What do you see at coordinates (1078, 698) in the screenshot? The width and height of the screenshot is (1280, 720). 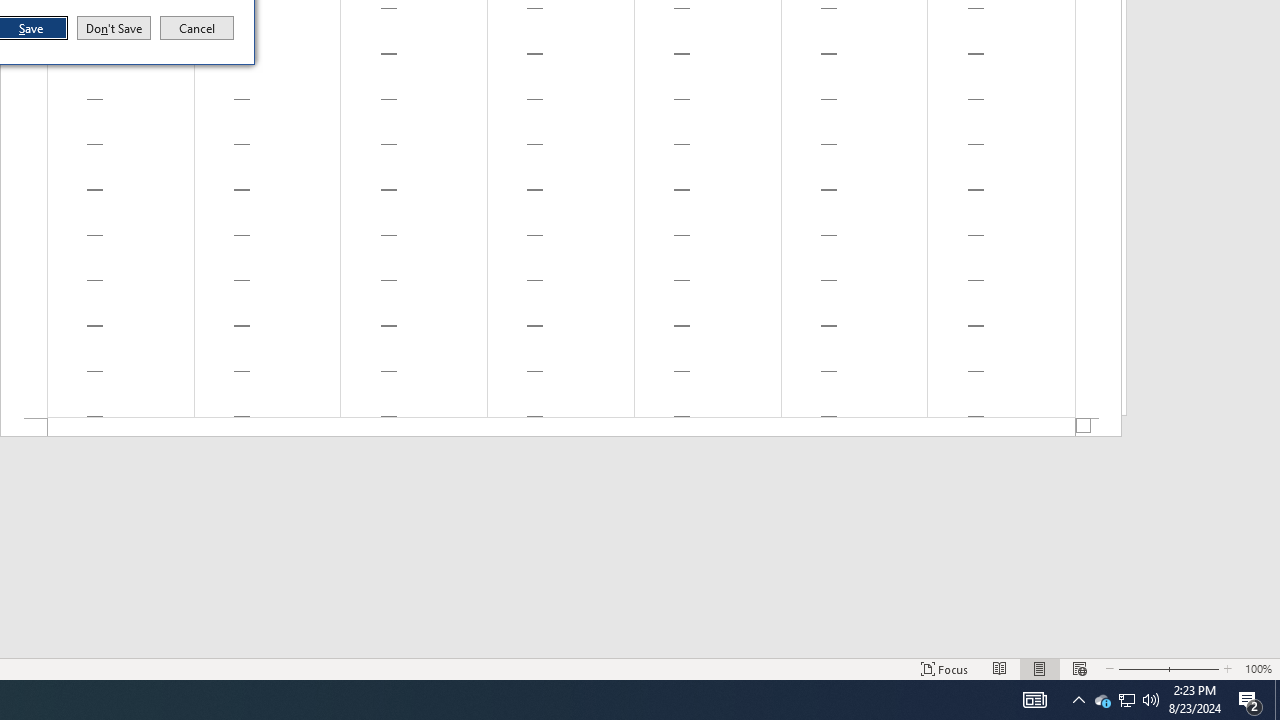 I see `'Notification Chevron'` at bounding box center [1078, 698].